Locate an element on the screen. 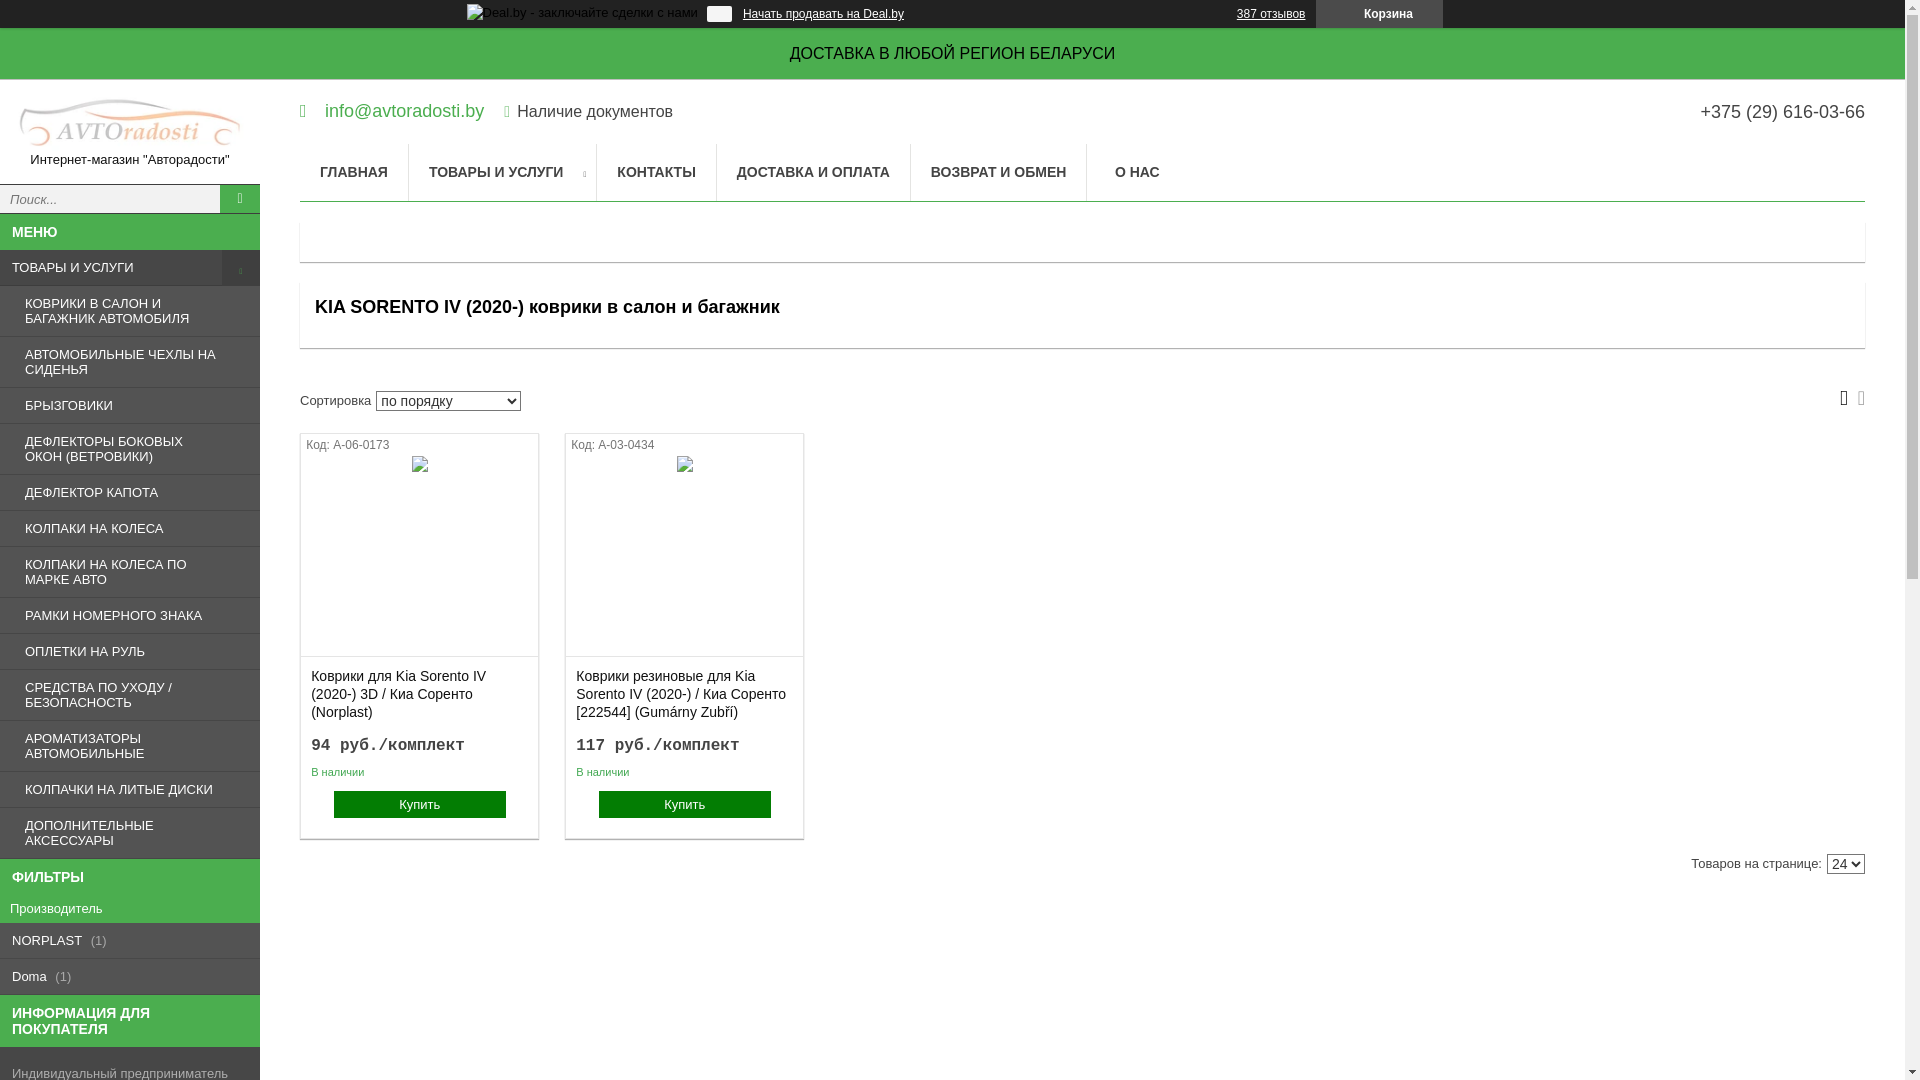  'info@avtoradosti.by' is located at coordinates (392, 110).